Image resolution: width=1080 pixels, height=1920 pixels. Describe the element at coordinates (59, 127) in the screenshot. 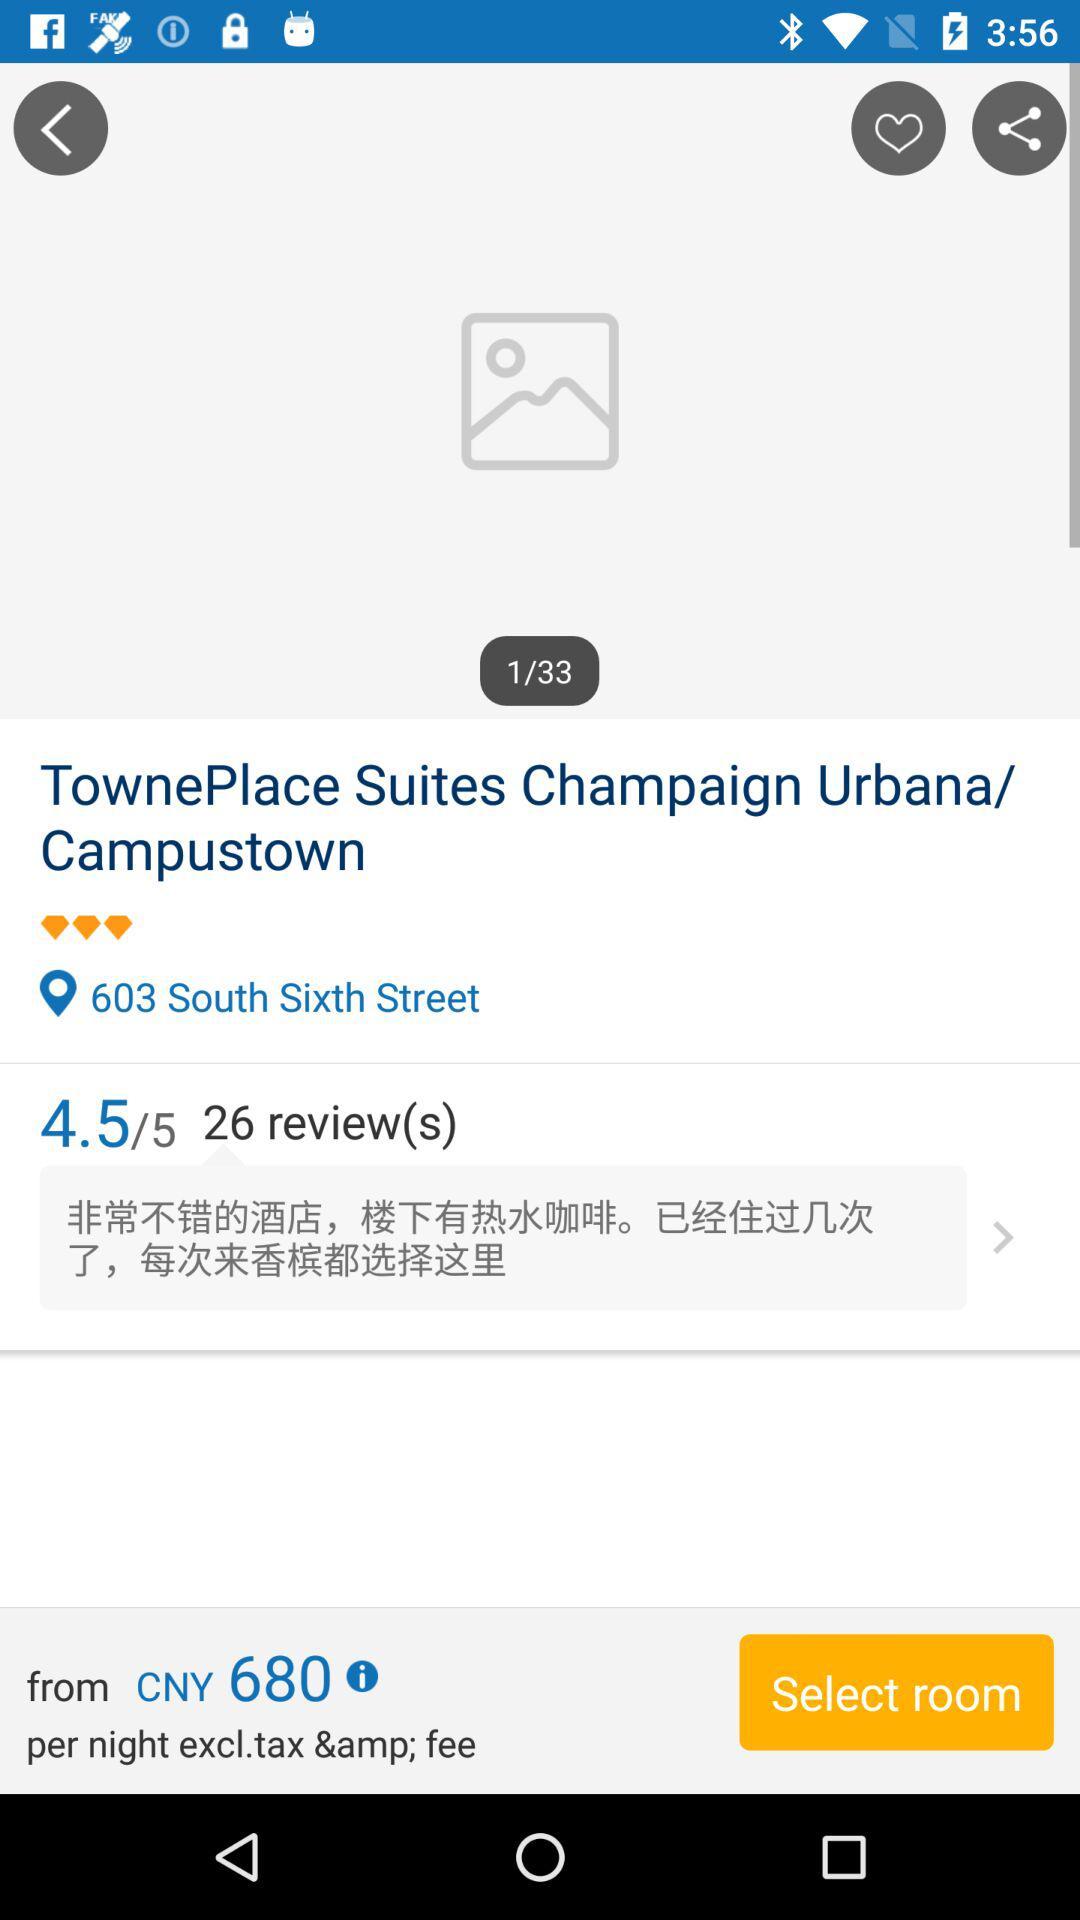

I see `go back` at that location.